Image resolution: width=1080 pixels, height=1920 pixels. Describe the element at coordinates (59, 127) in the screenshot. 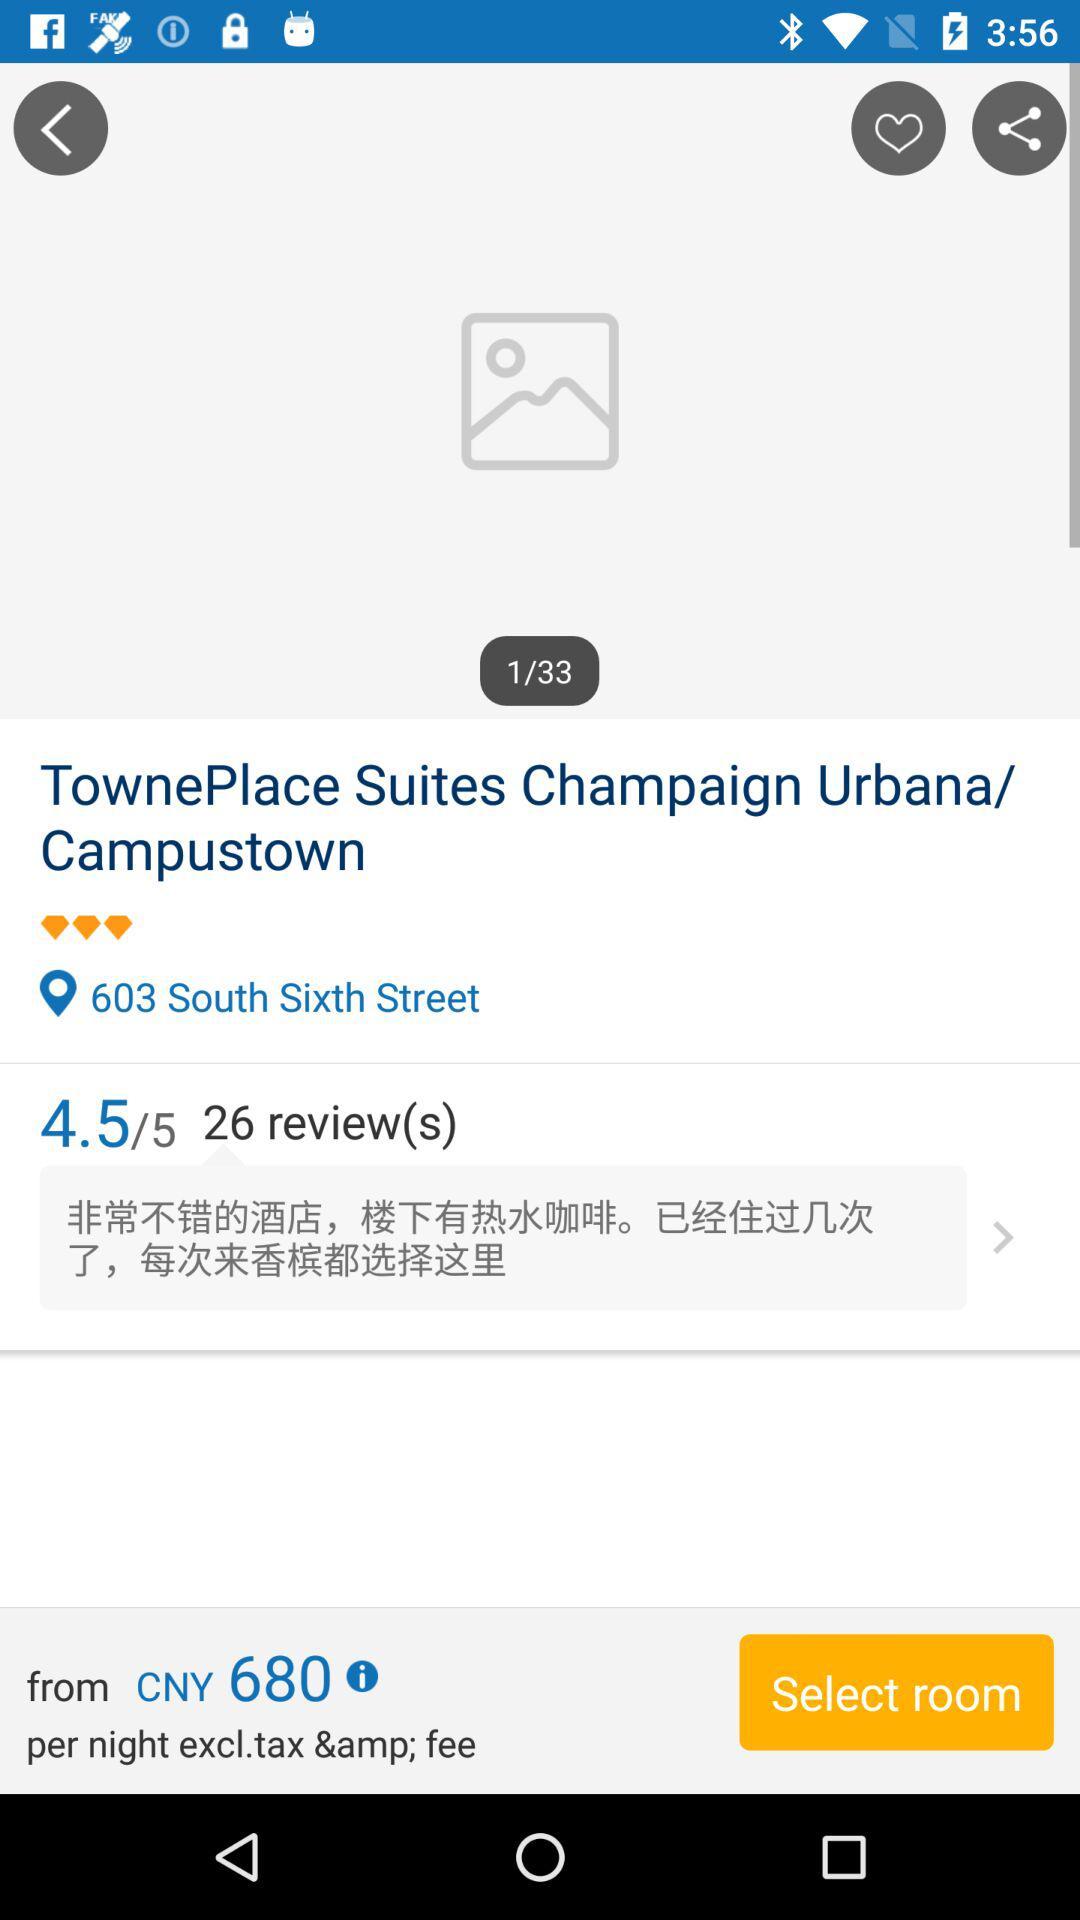

I see `go back` at that location.